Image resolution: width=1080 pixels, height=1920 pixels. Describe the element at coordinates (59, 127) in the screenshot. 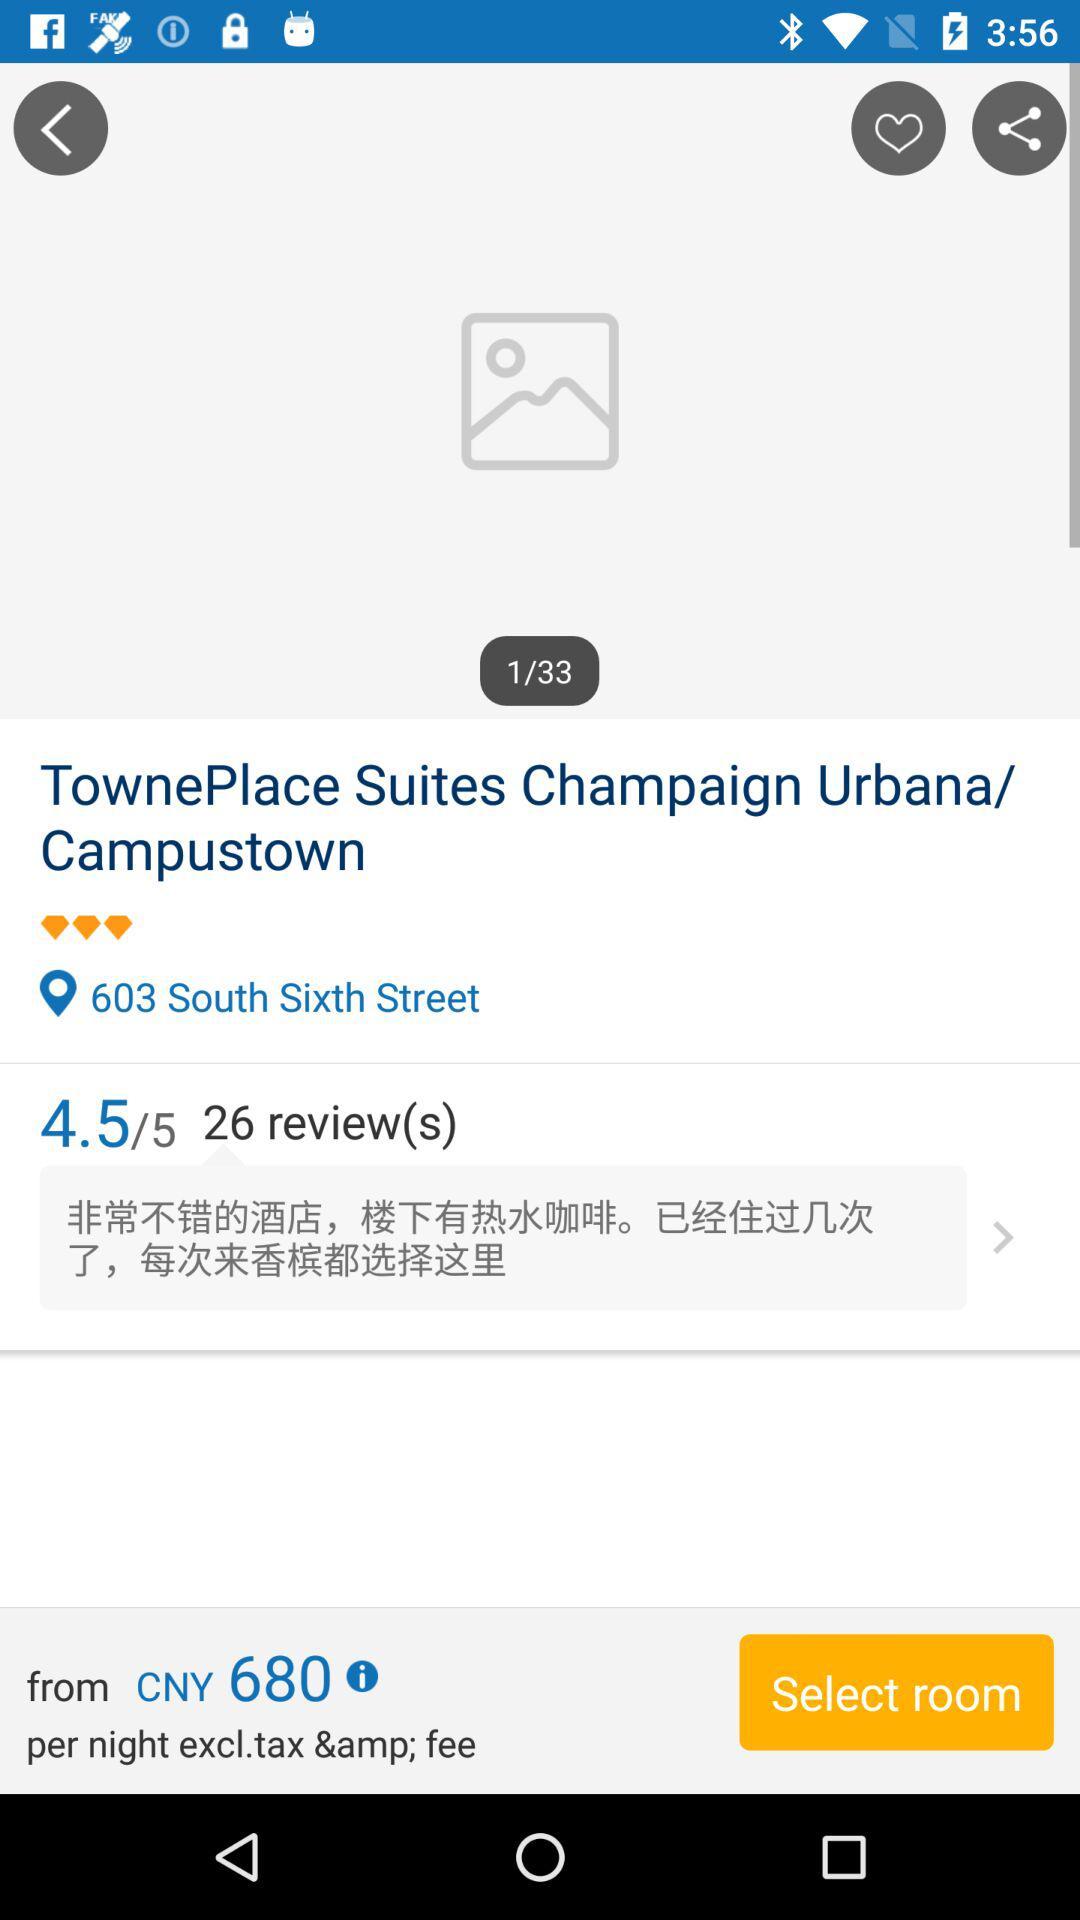

I see `go back` at that location.